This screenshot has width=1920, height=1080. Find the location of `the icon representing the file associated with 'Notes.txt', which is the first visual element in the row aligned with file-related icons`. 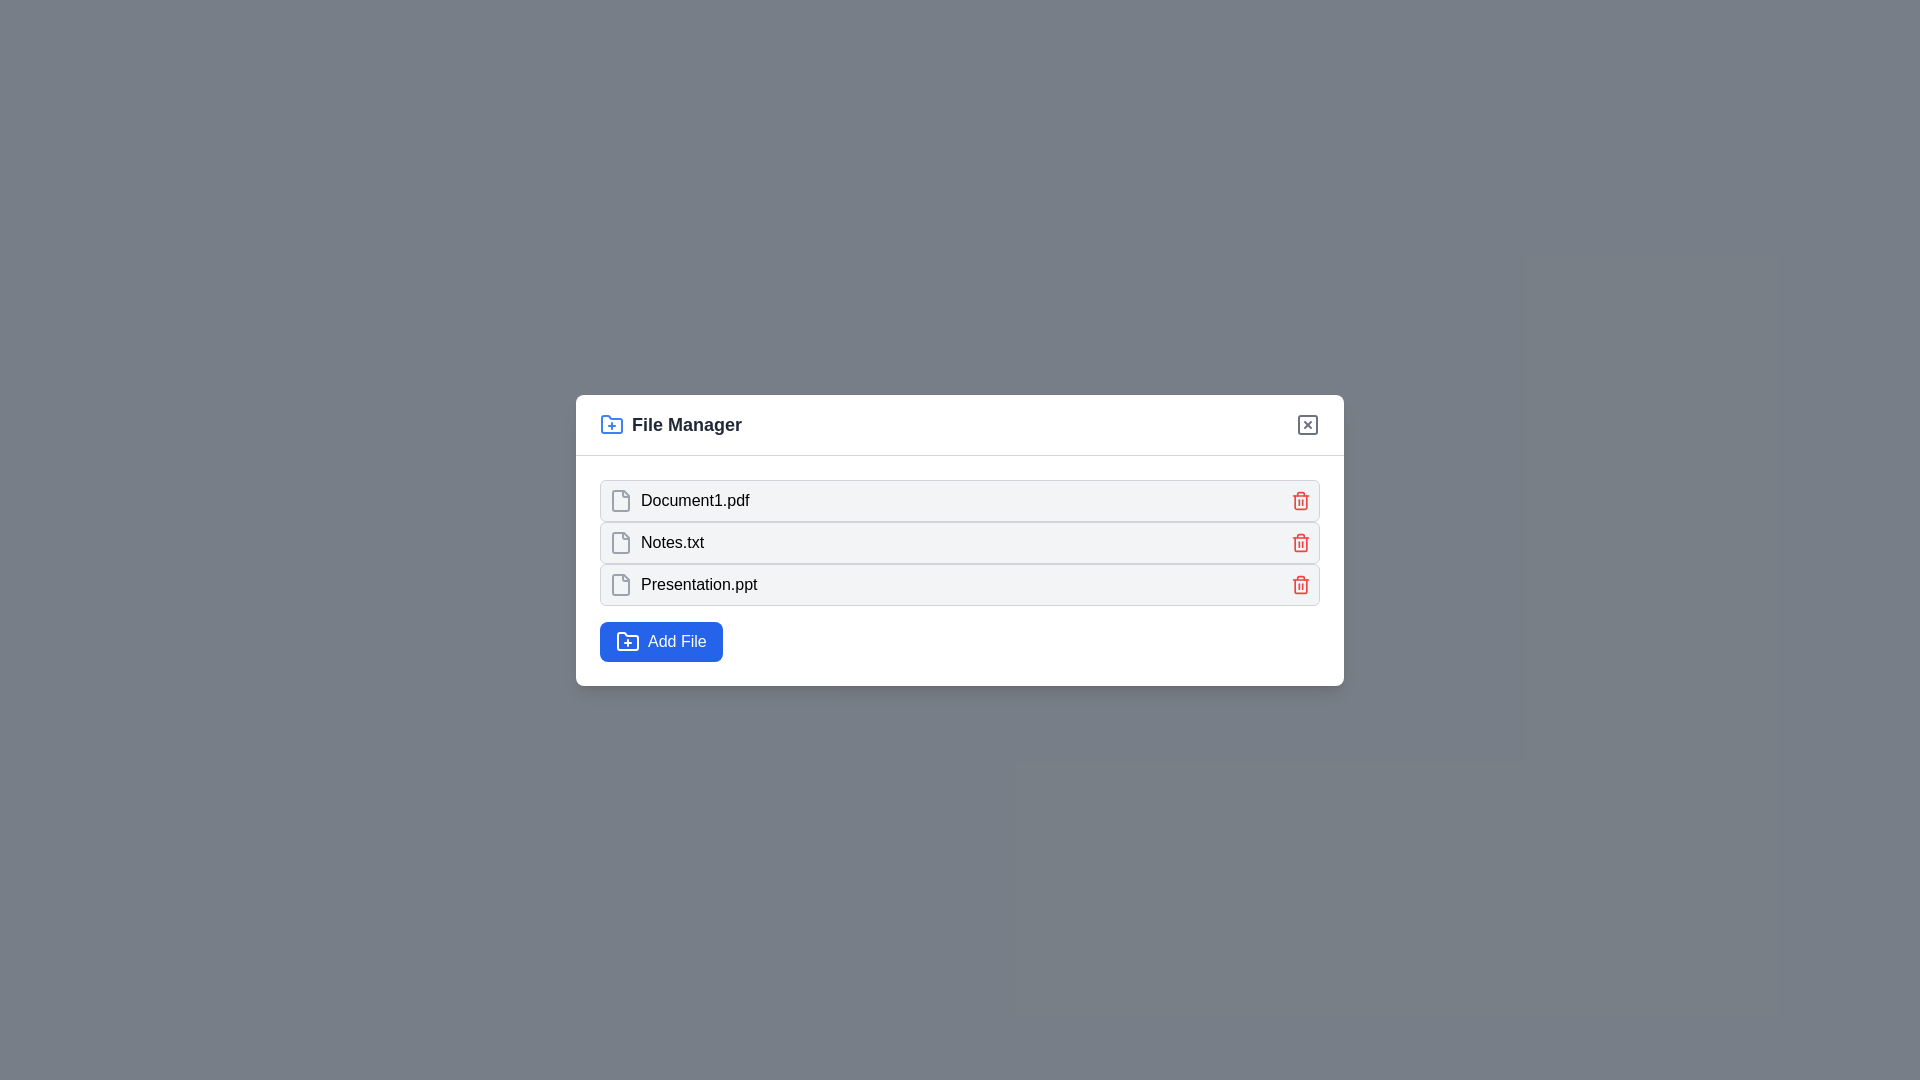

the icon representing the file associated with 'Notes.txt', which is the first visual element in the row aligned with file-related icons is located at coordinates (619, 542).